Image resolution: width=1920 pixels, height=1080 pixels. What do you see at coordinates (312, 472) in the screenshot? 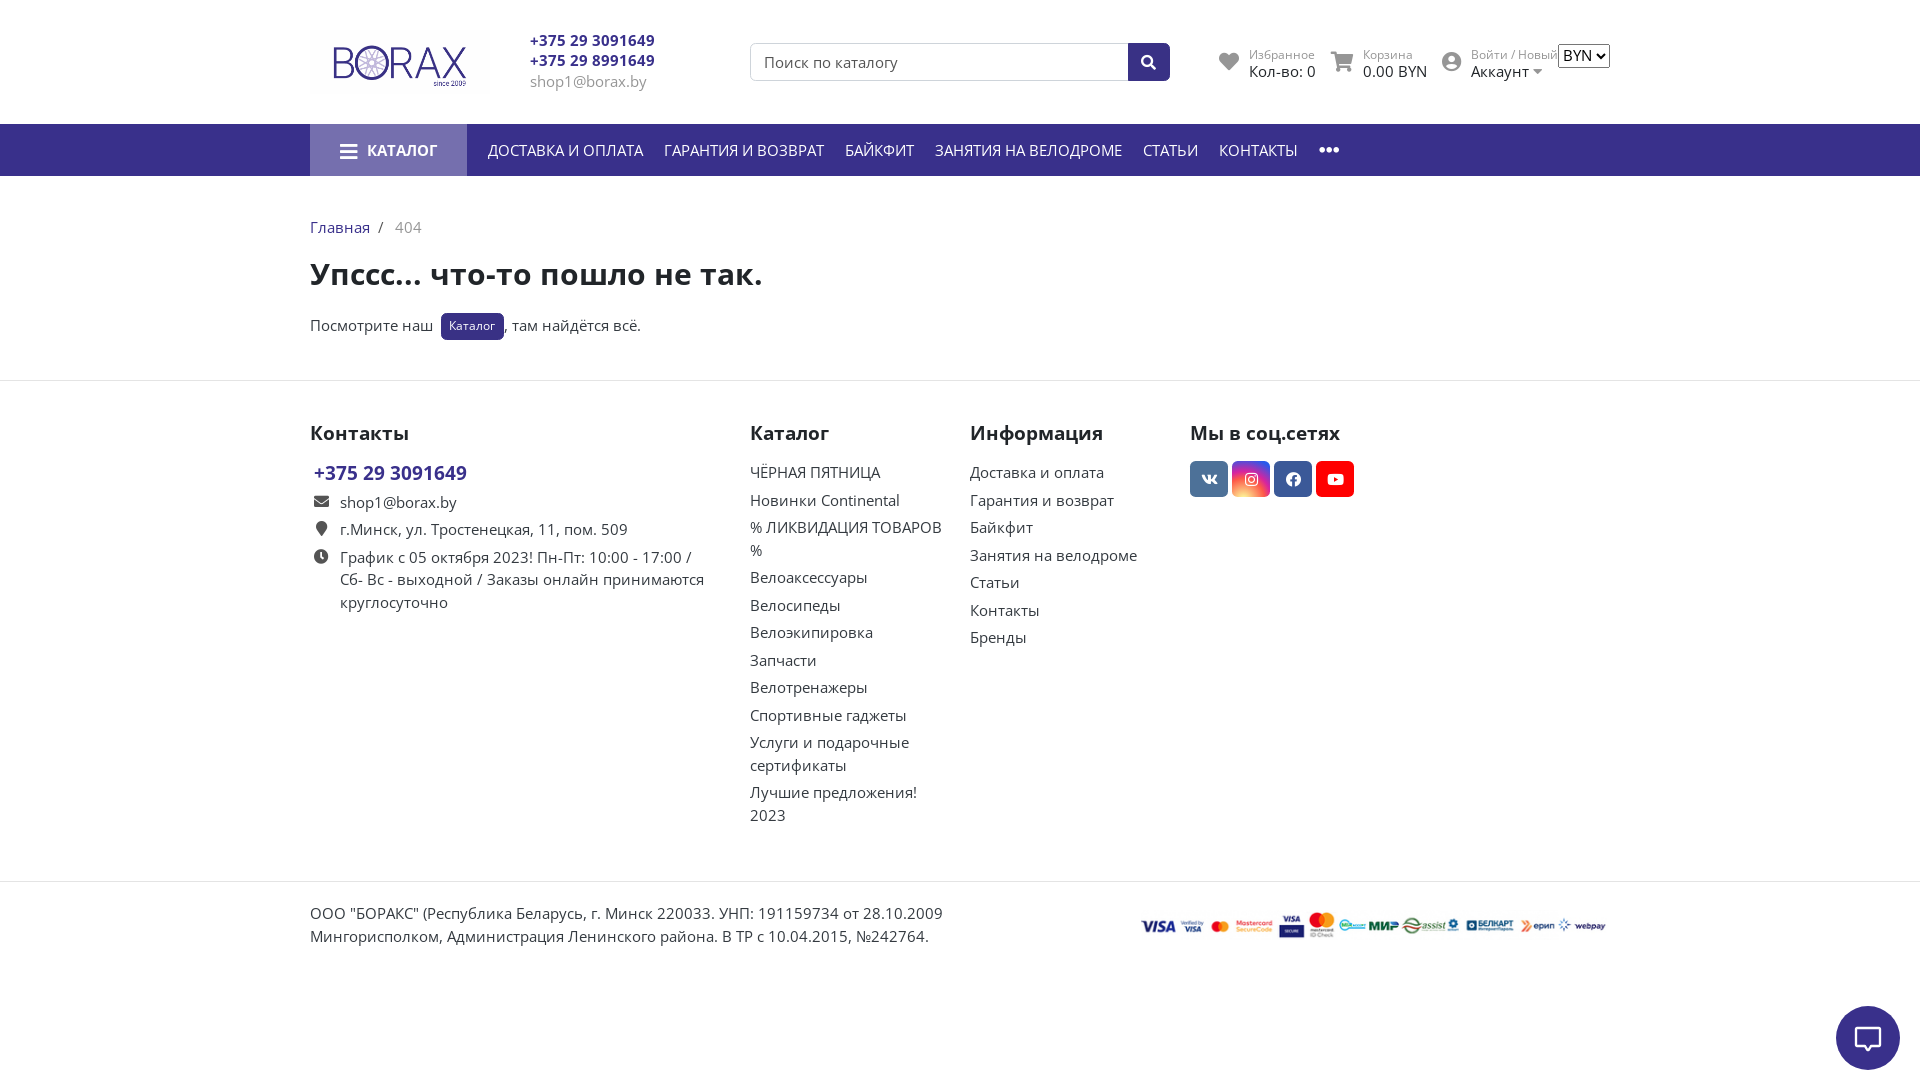
I see `'+375 29 3091649'` at bounding box center [312, 472].